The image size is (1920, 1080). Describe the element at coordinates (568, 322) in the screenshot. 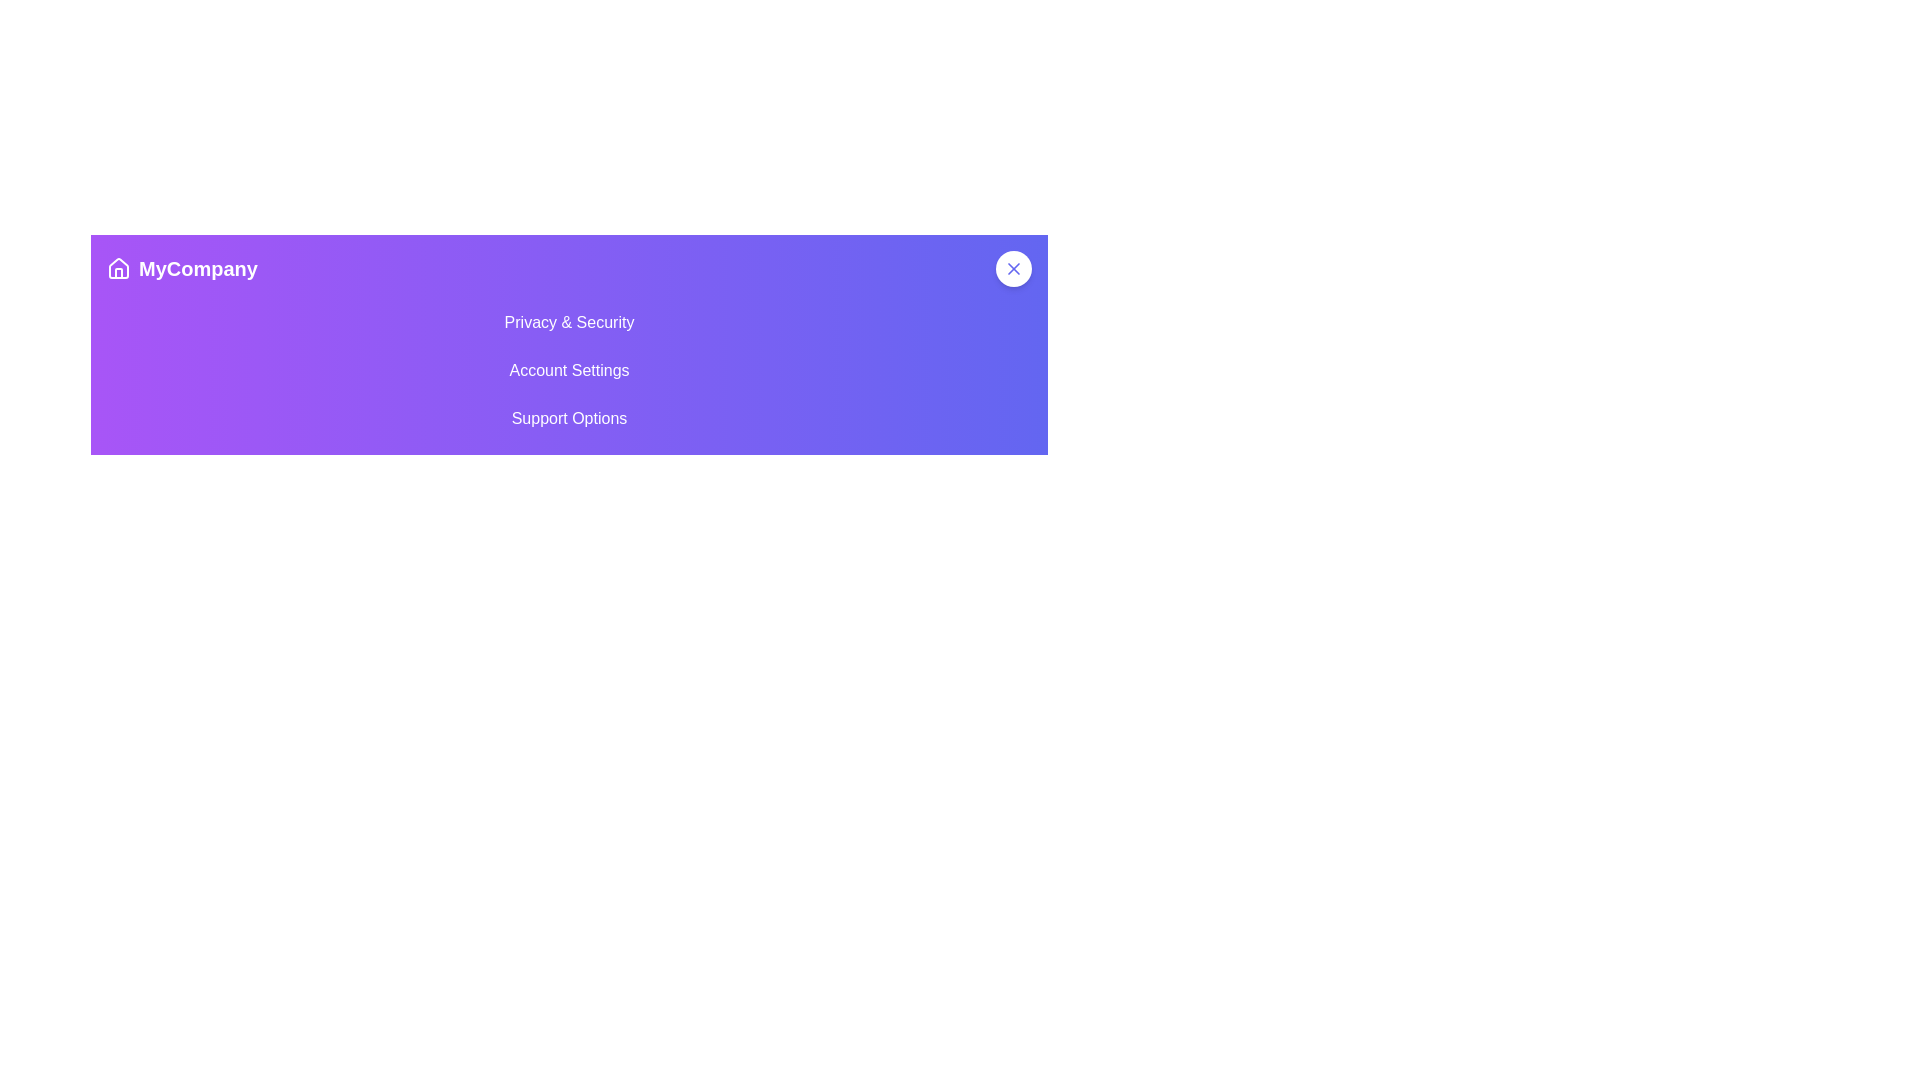

I see `the 'Privacy & Security' navigation link, which is the first item in a vertically stacked menu list styled with white font against a purple to blue background` at that location.